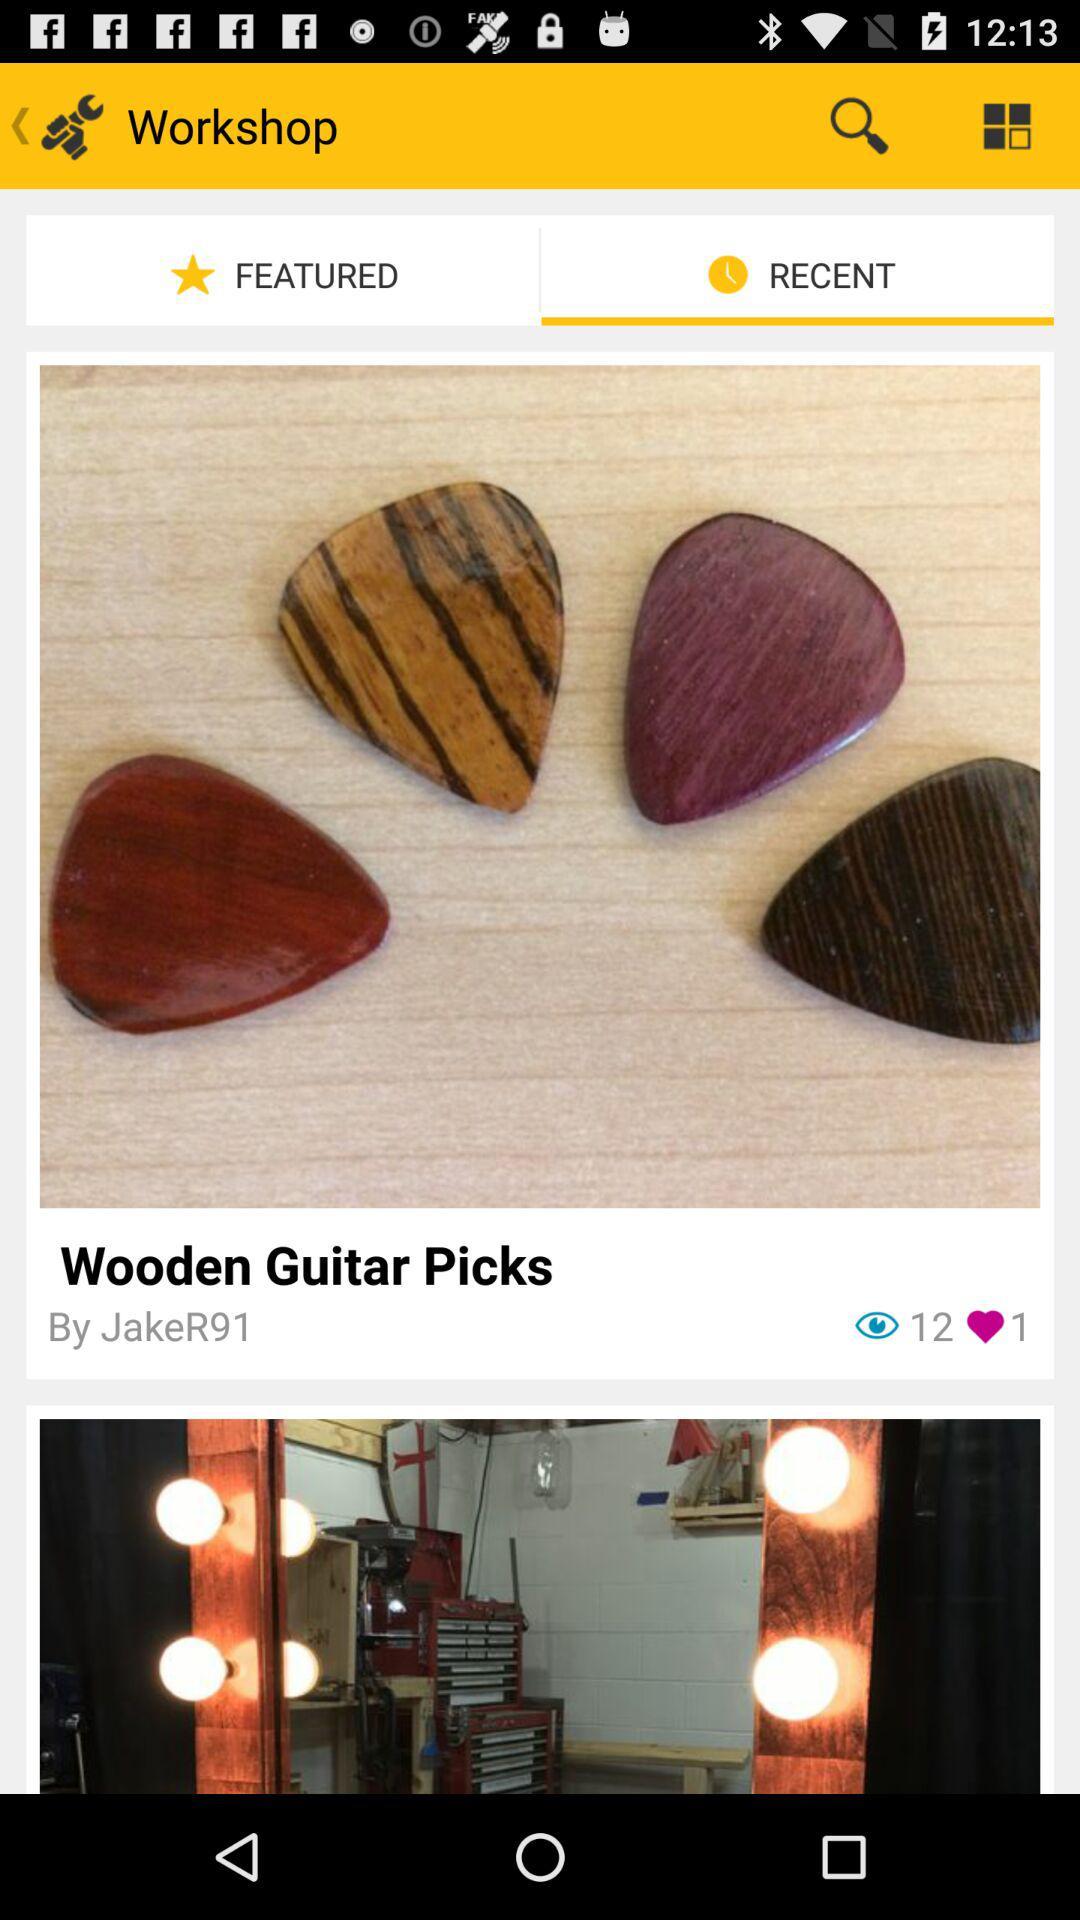 The width and height of the screenshot is (1080, 1920). Describe the element at coordinates (858, 124) in the screenshot. I see `the icon above the recent item` at that location.